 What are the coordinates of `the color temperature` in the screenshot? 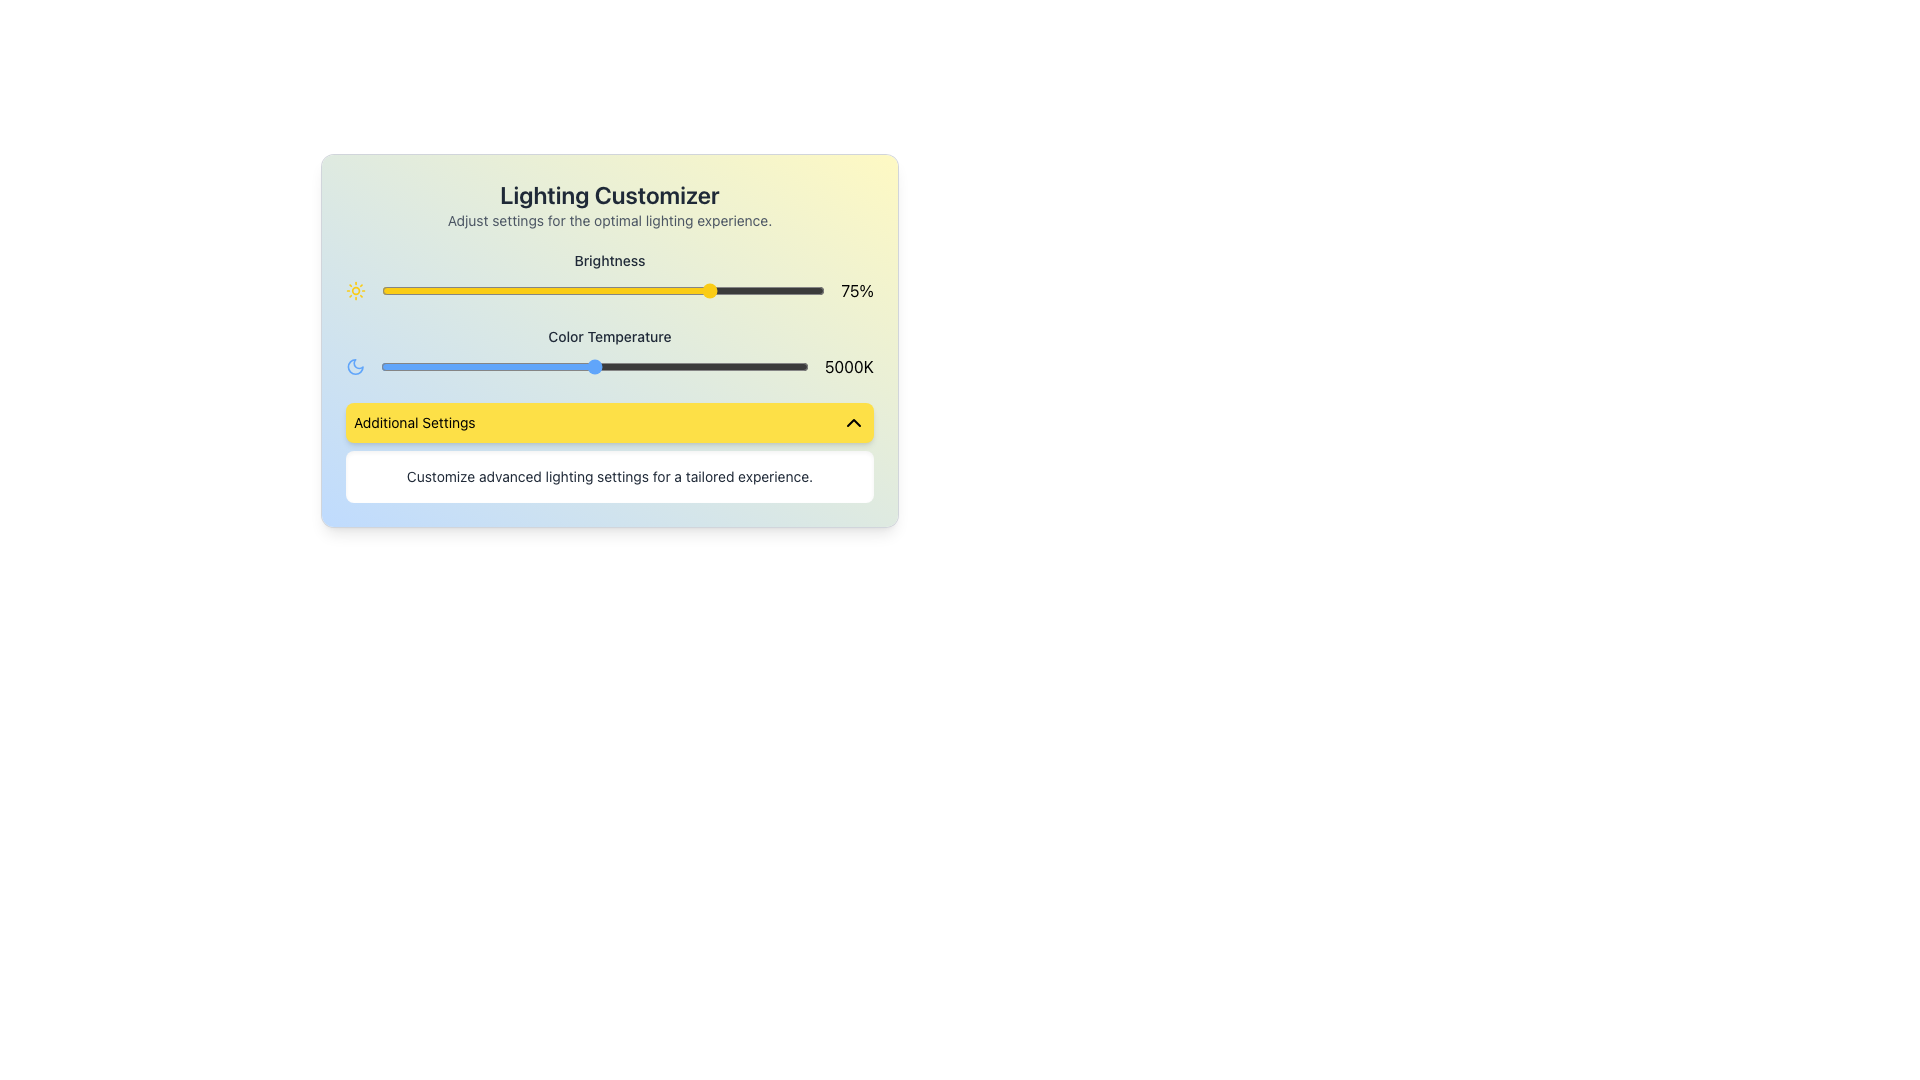 It's located at (667, 366).